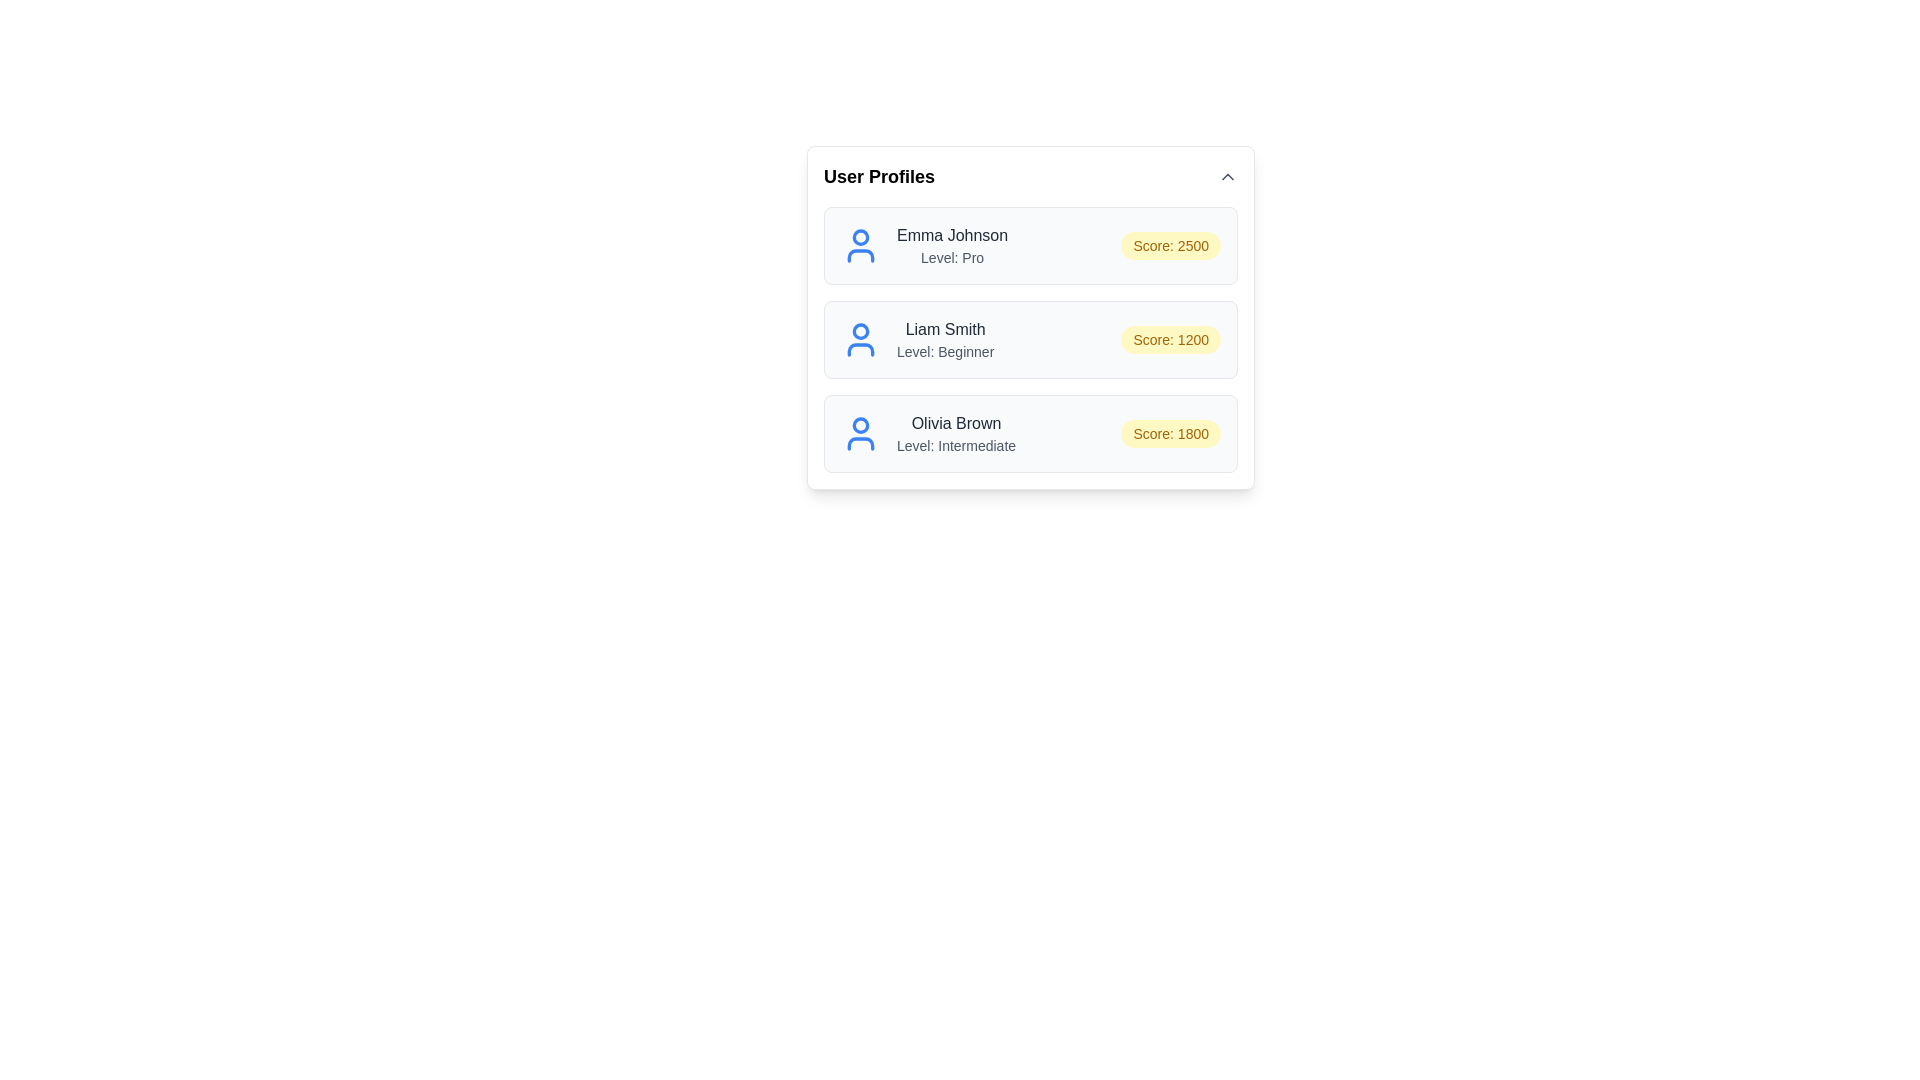 Image resolution: width=1920 pixels, height=1080 pixels. I want to click on the text label displaying the user's name in the profile card, located at the top of the list in the user profile section, right of the blue profile icon, and above the 'Level: Pro' label, so click(951, 234).